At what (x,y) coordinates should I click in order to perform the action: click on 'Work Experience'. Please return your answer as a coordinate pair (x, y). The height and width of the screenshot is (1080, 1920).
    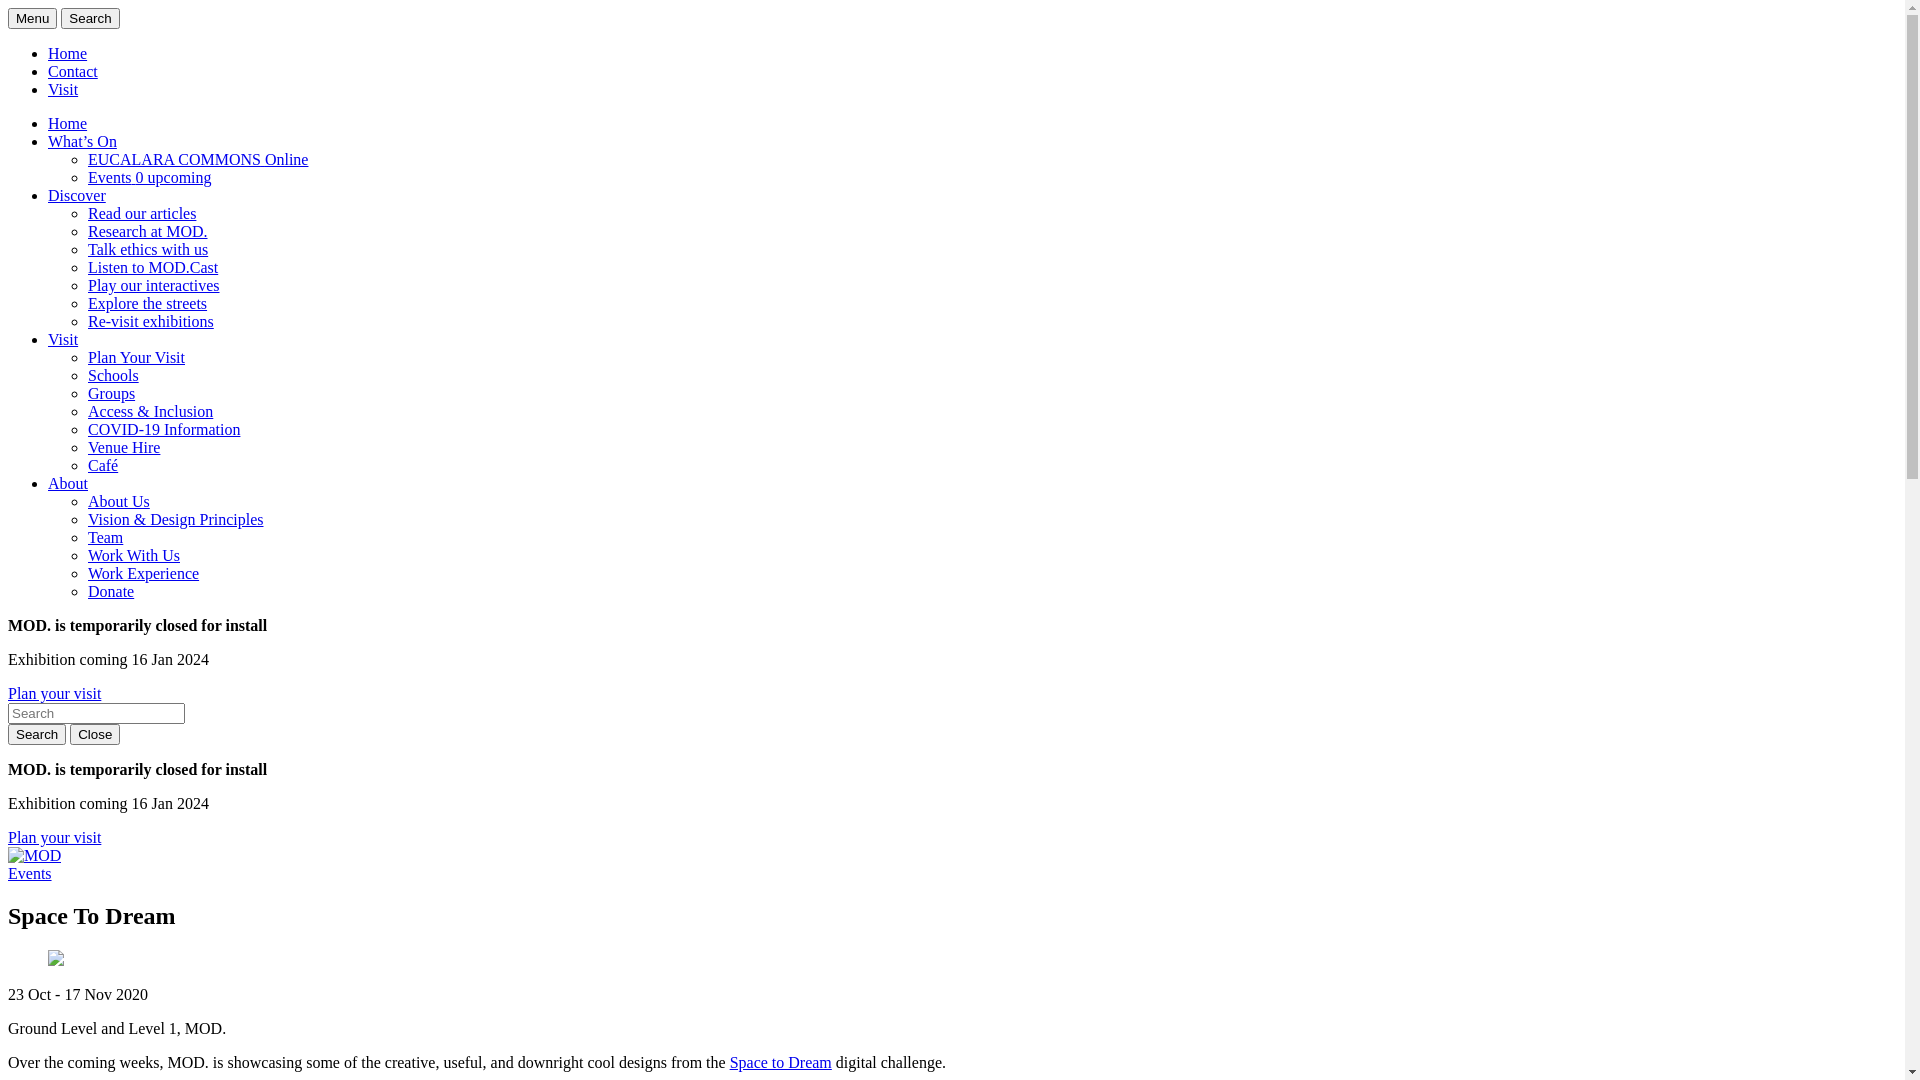
    Looking at the image, I should click on (142, 573).